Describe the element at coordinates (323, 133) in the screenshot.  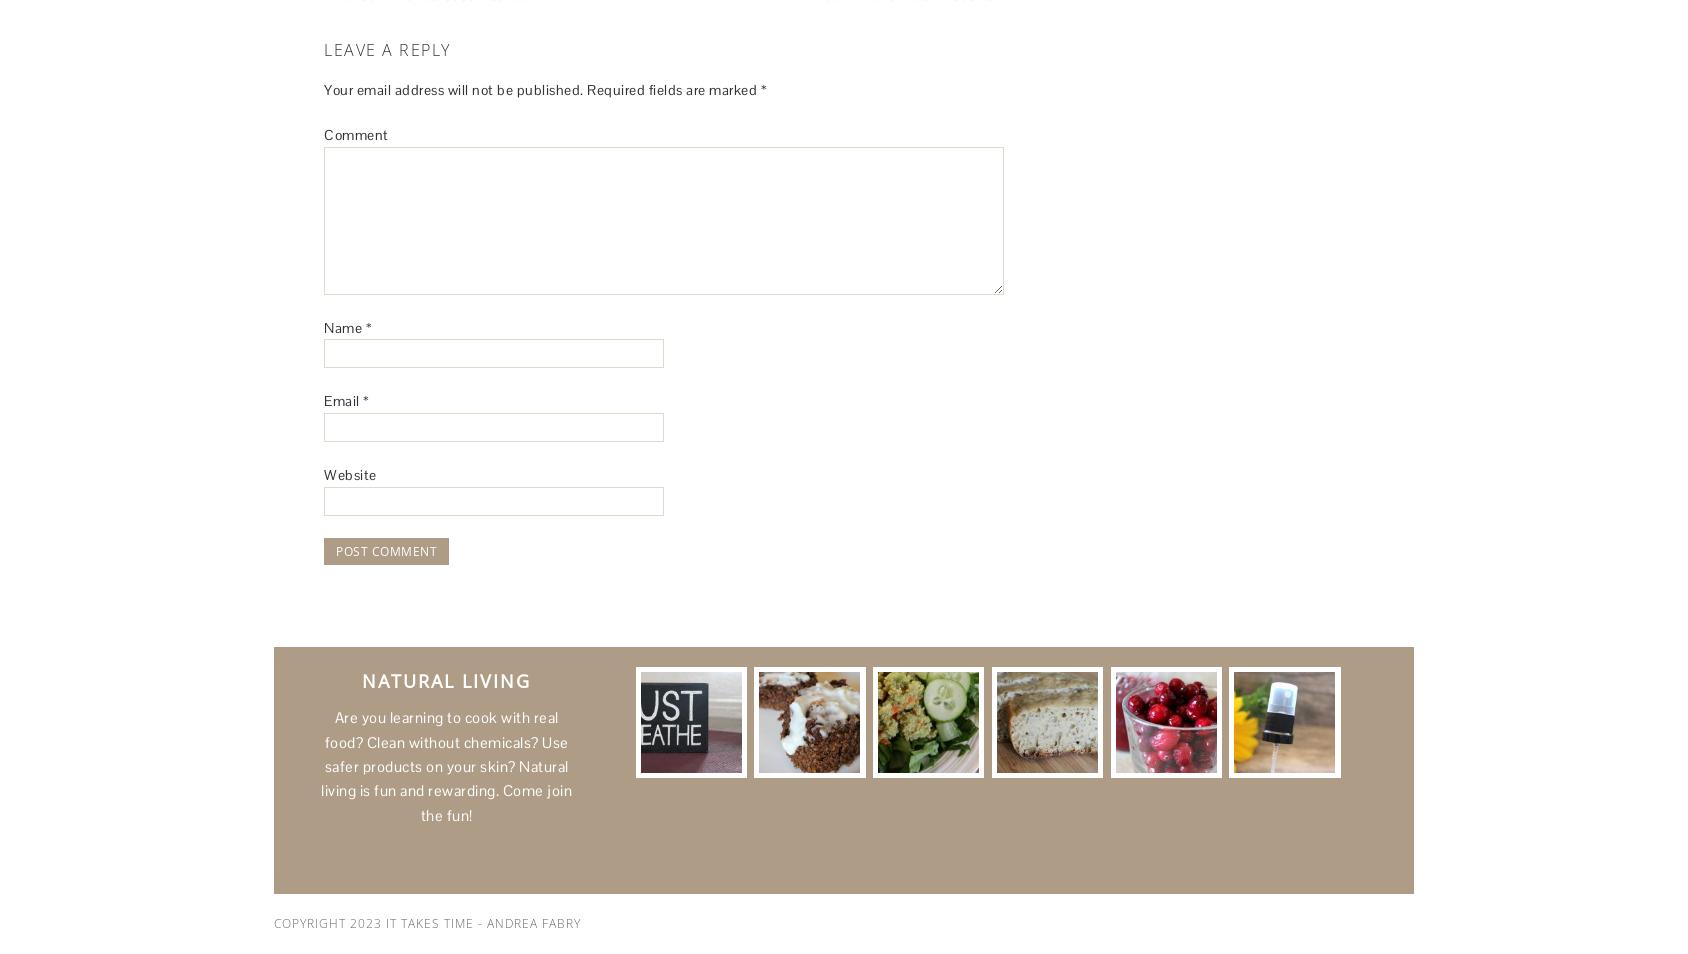
I see `'Comment'` at that location.